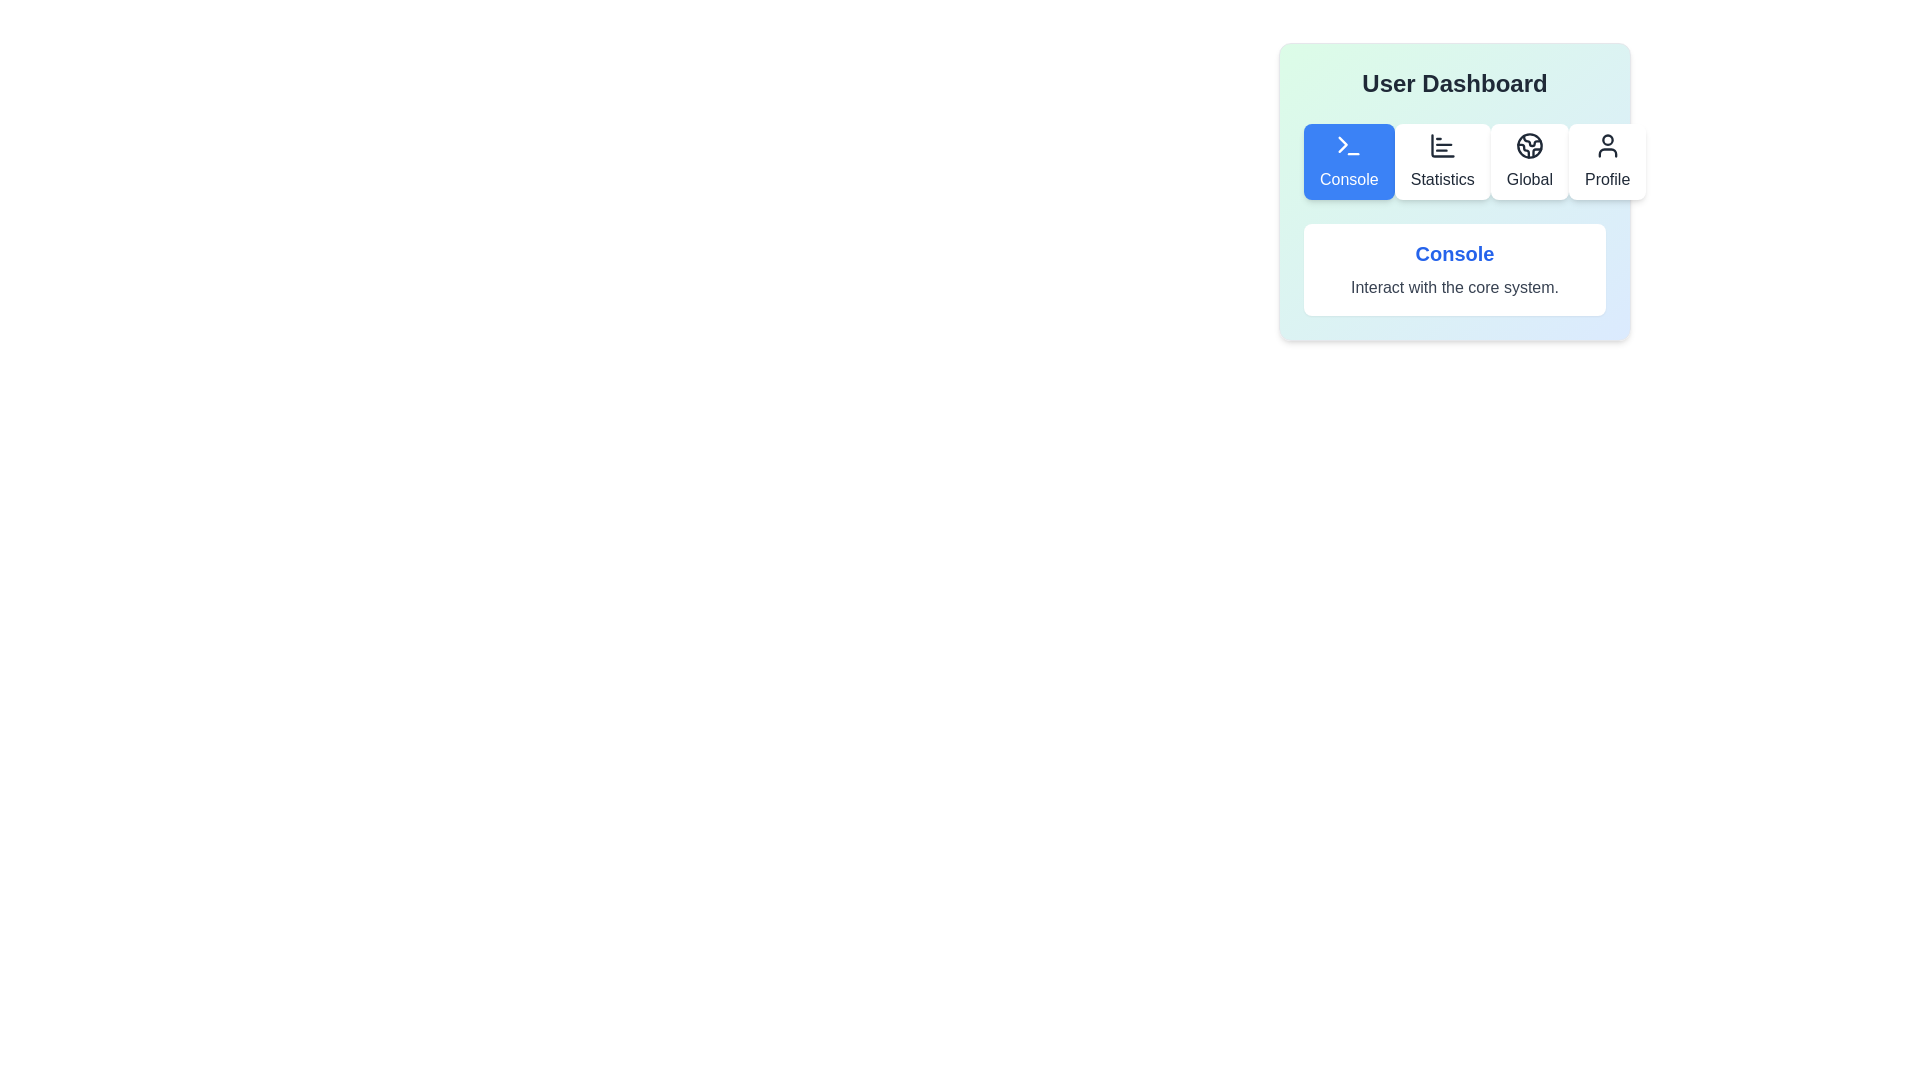  What do you see at coordinates (1607, 161) in the screenshot?
I see `the Profile tab` at bounding box center [1607, 161].